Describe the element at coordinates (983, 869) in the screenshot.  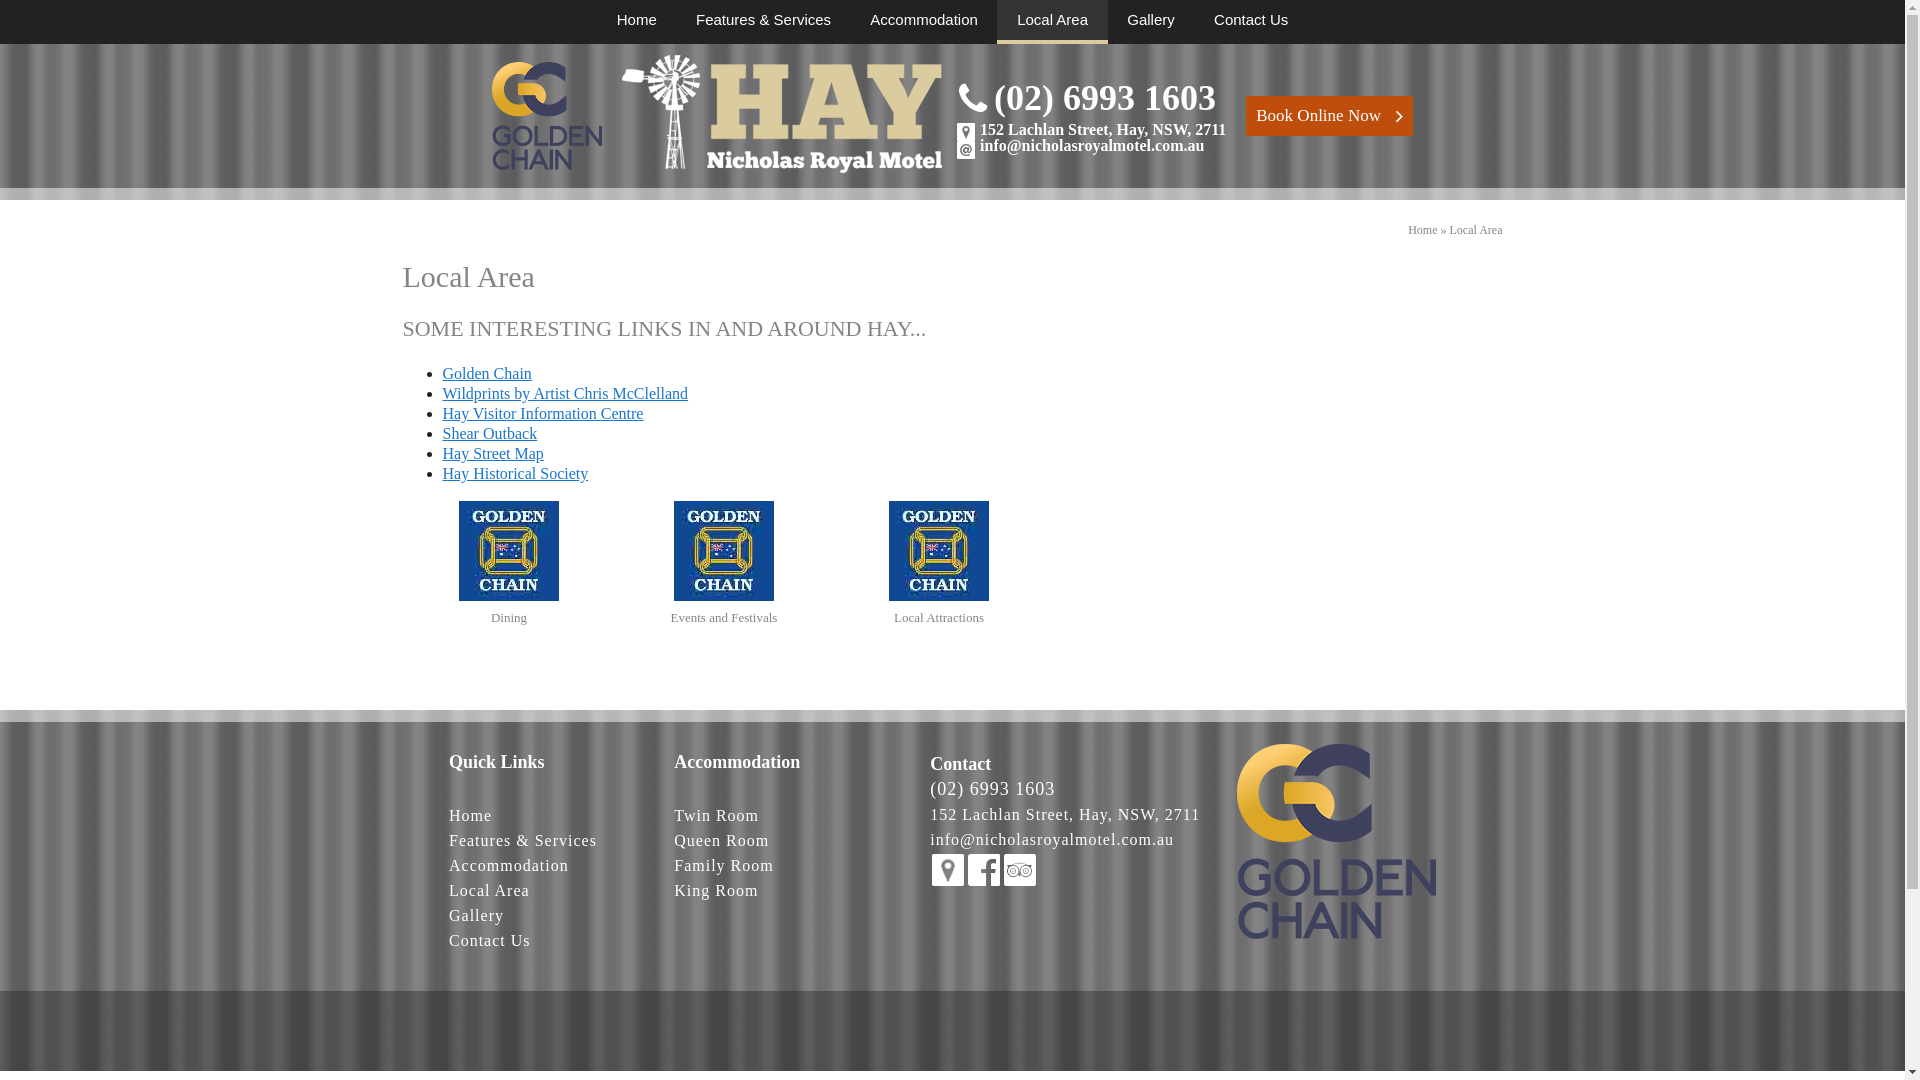
I see `'Like us on Facebook'` at that location.